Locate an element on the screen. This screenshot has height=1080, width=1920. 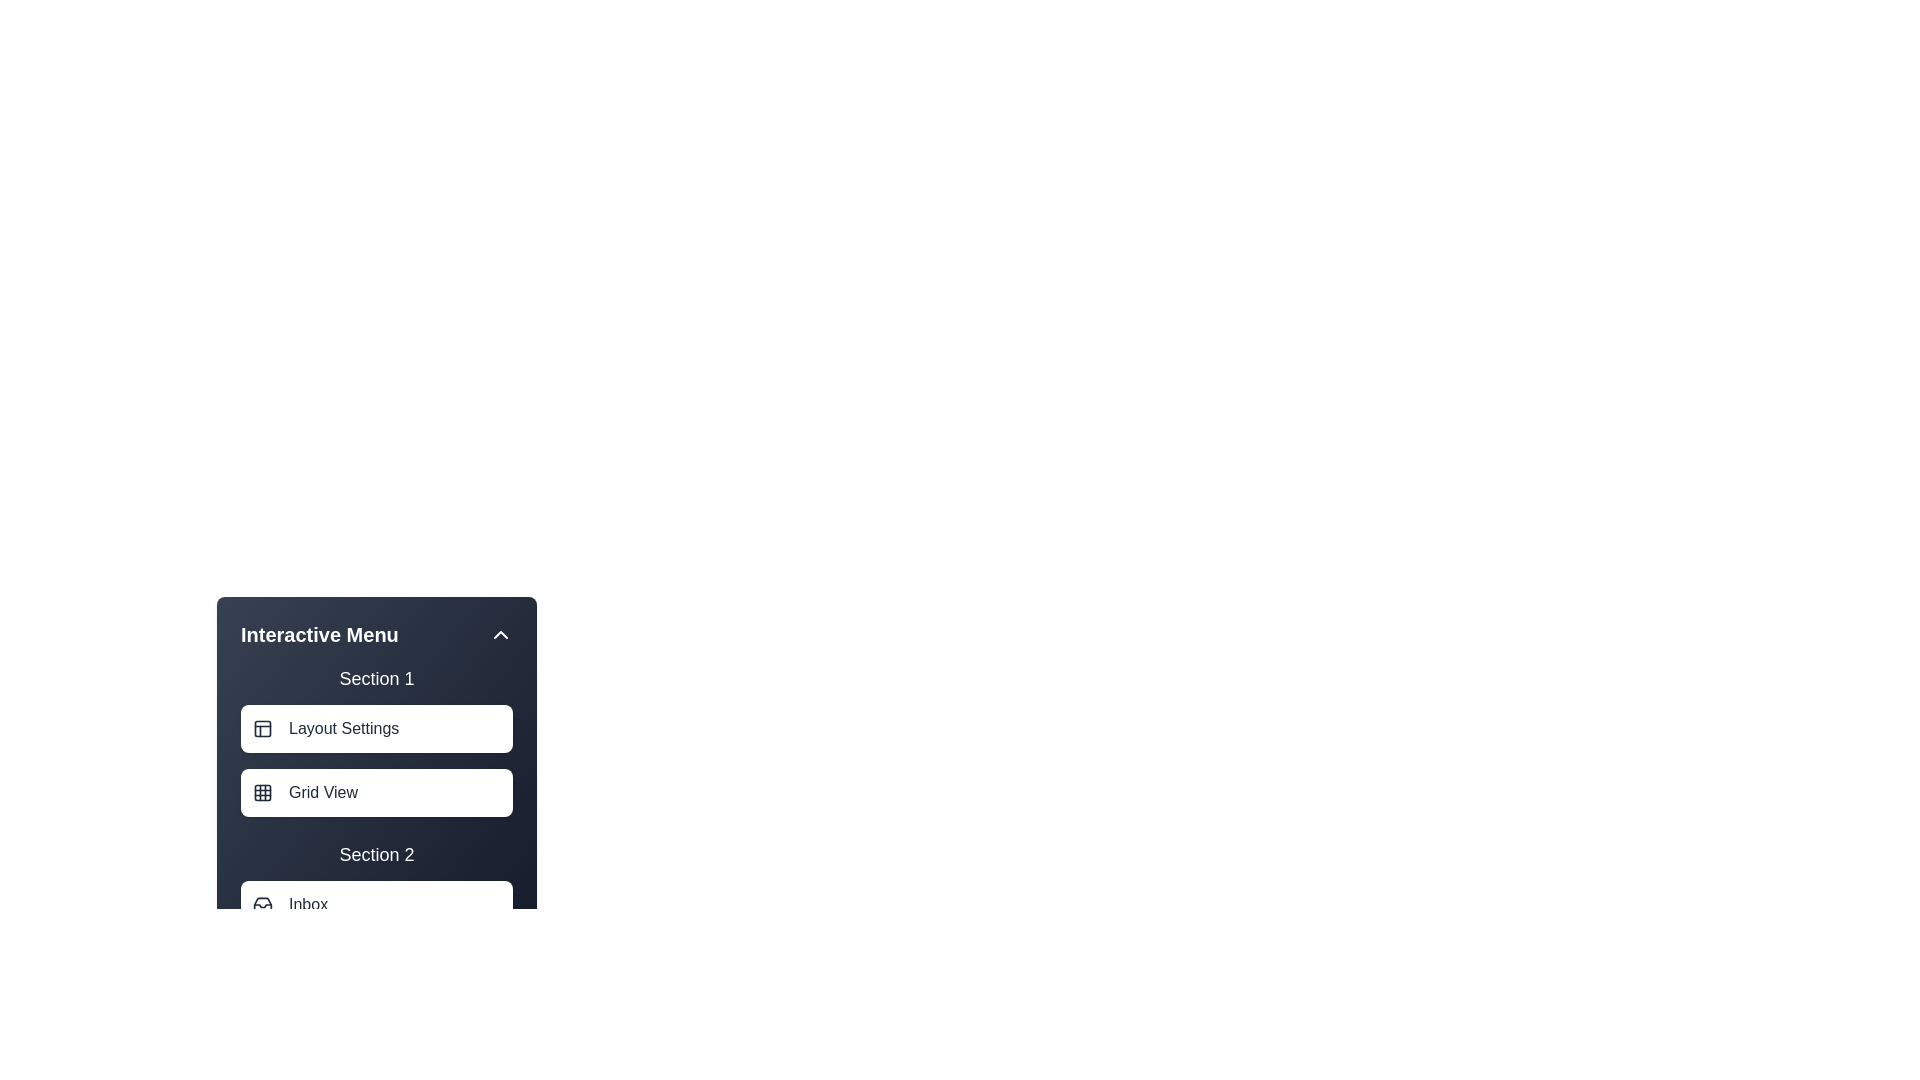
the icon associated with Layout Settings is located at coordinates (262, 729).